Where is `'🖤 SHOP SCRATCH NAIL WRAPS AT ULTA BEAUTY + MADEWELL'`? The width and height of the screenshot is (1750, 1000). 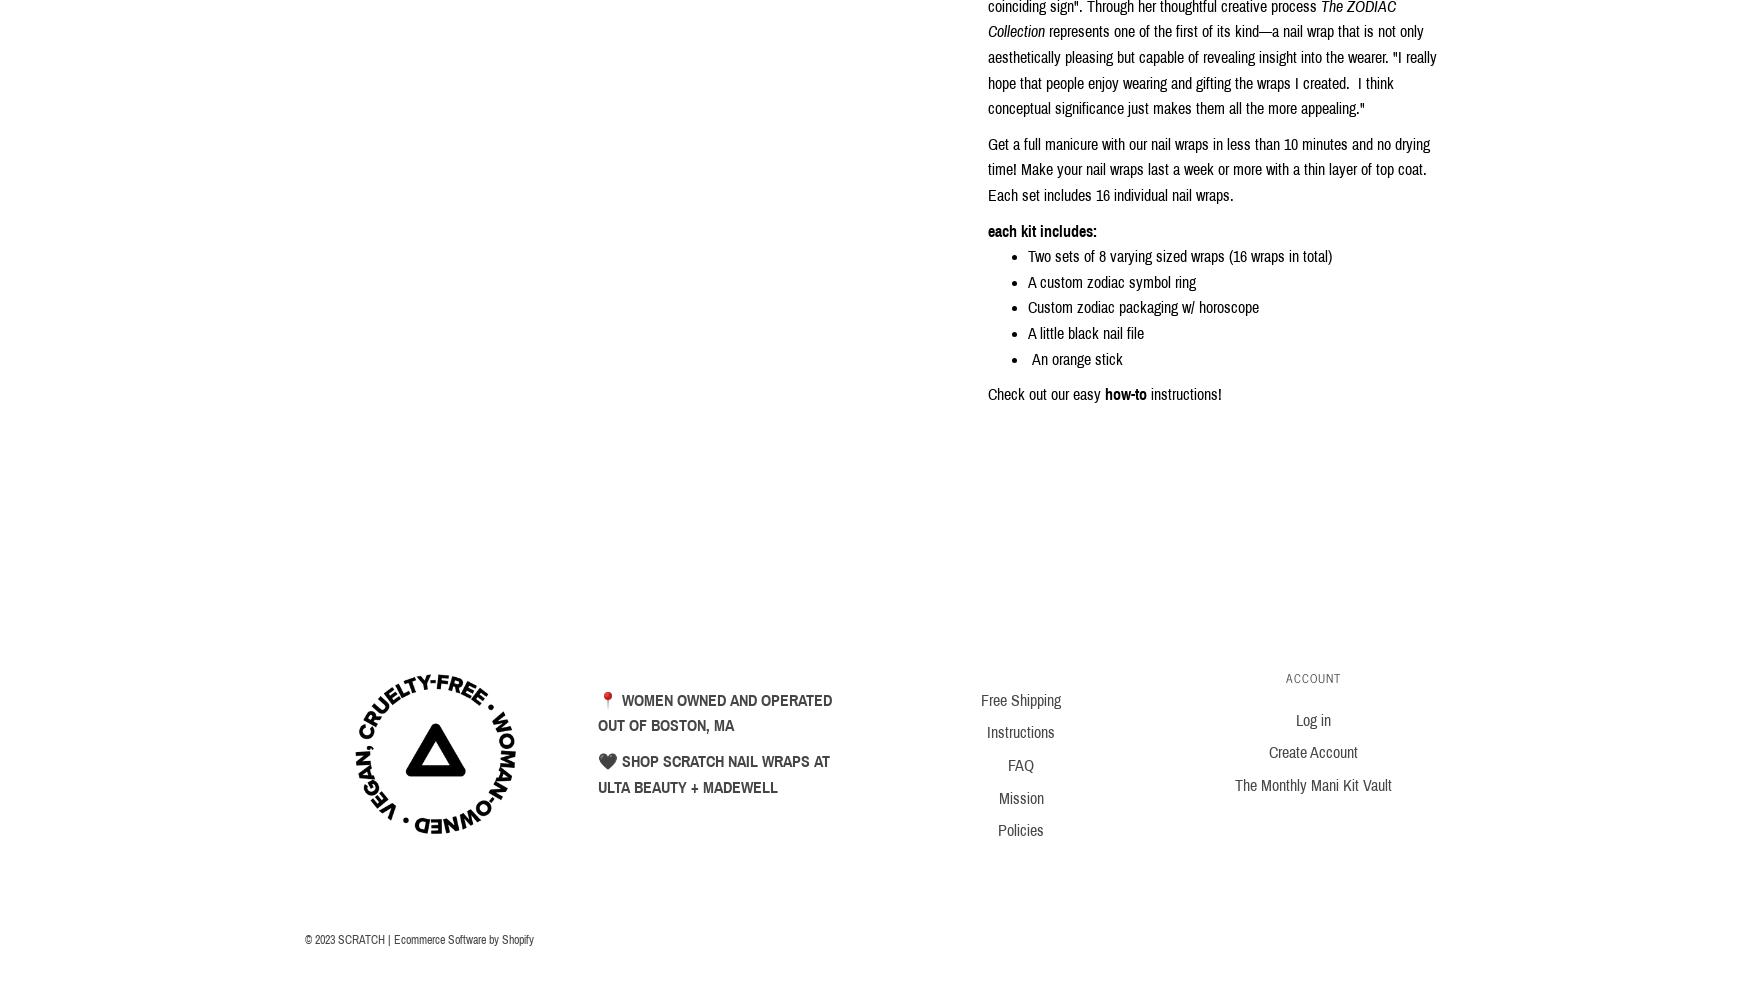
'🖤 SHOP SCRATCH NAIL WRAPS AT ULTA BEAUTY + MADEWELL' is located at coordinates (596, 774).